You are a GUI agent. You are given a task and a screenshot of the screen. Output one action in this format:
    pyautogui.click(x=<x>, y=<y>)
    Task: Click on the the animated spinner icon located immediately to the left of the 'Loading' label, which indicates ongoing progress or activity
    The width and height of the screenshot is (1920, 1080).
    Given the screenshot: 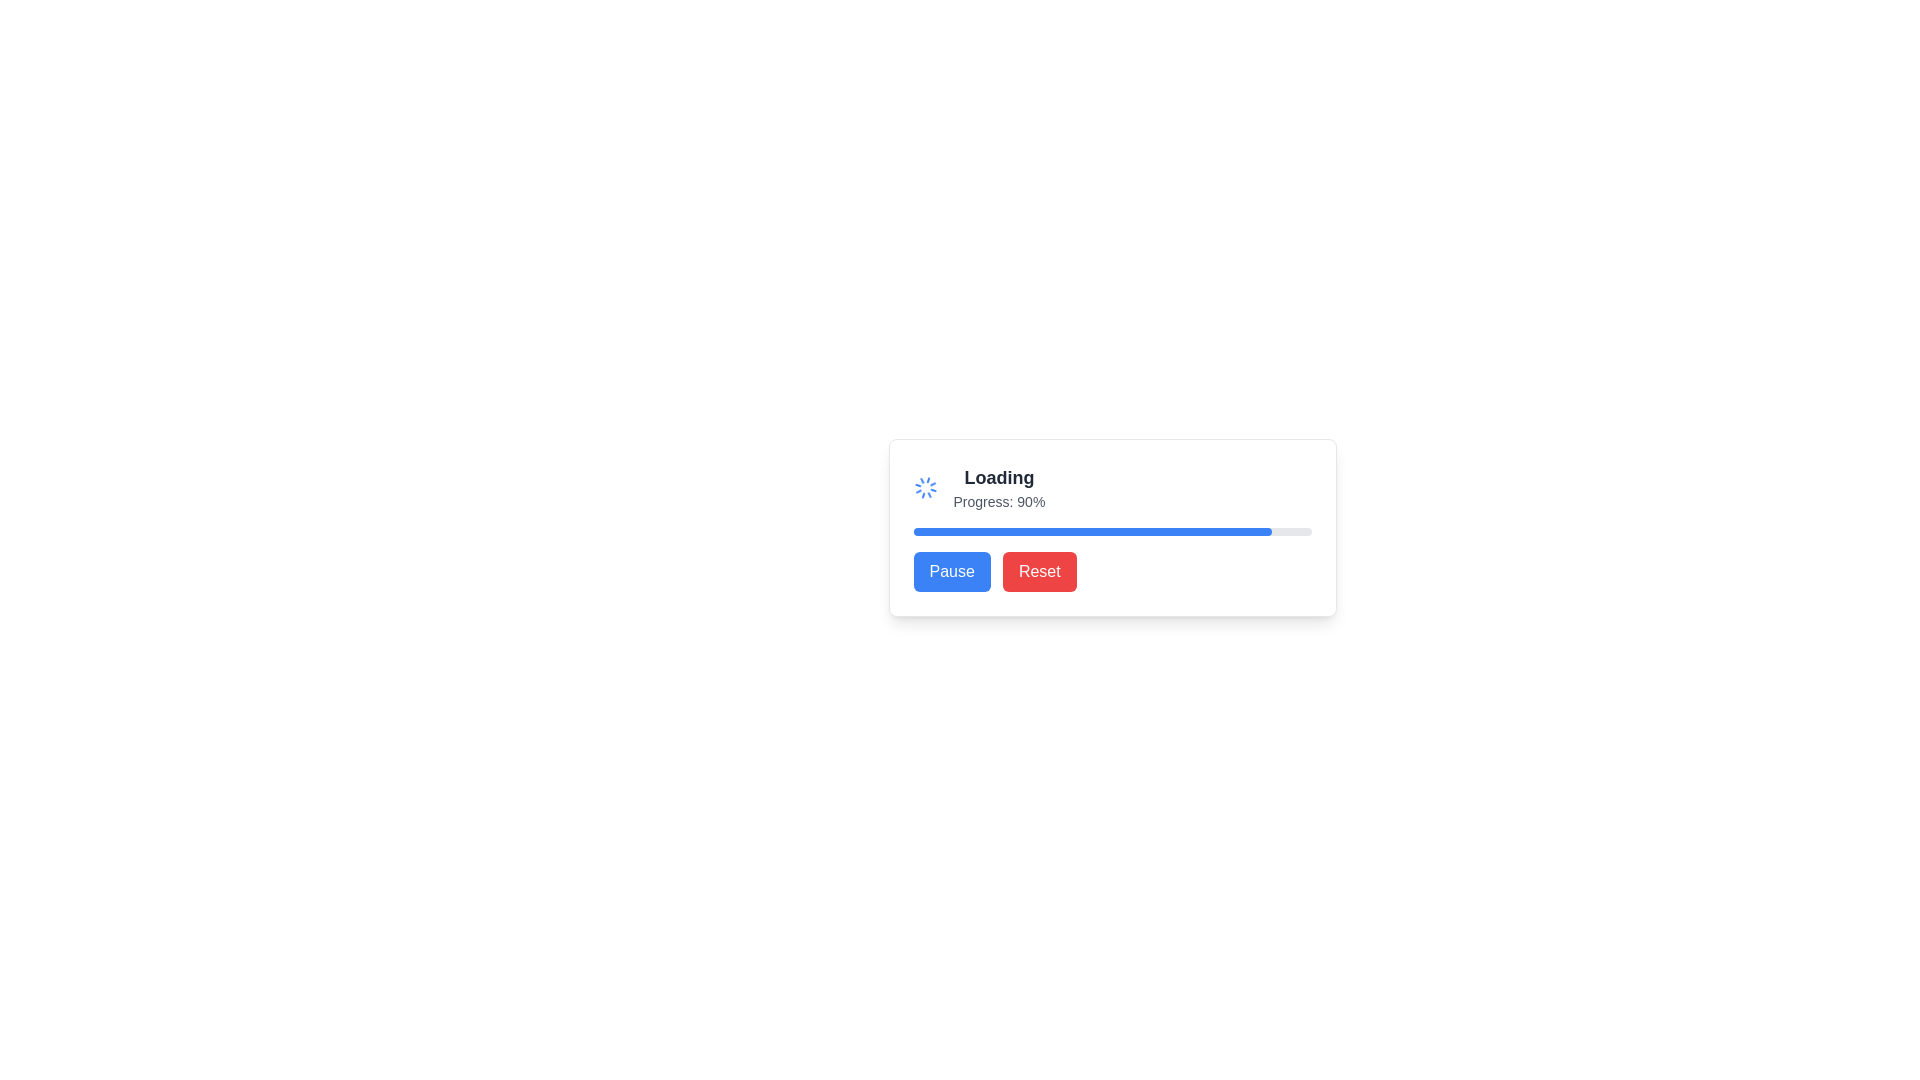 What is the action you would take?
    pyautogui.click(x=924, y=488)
    